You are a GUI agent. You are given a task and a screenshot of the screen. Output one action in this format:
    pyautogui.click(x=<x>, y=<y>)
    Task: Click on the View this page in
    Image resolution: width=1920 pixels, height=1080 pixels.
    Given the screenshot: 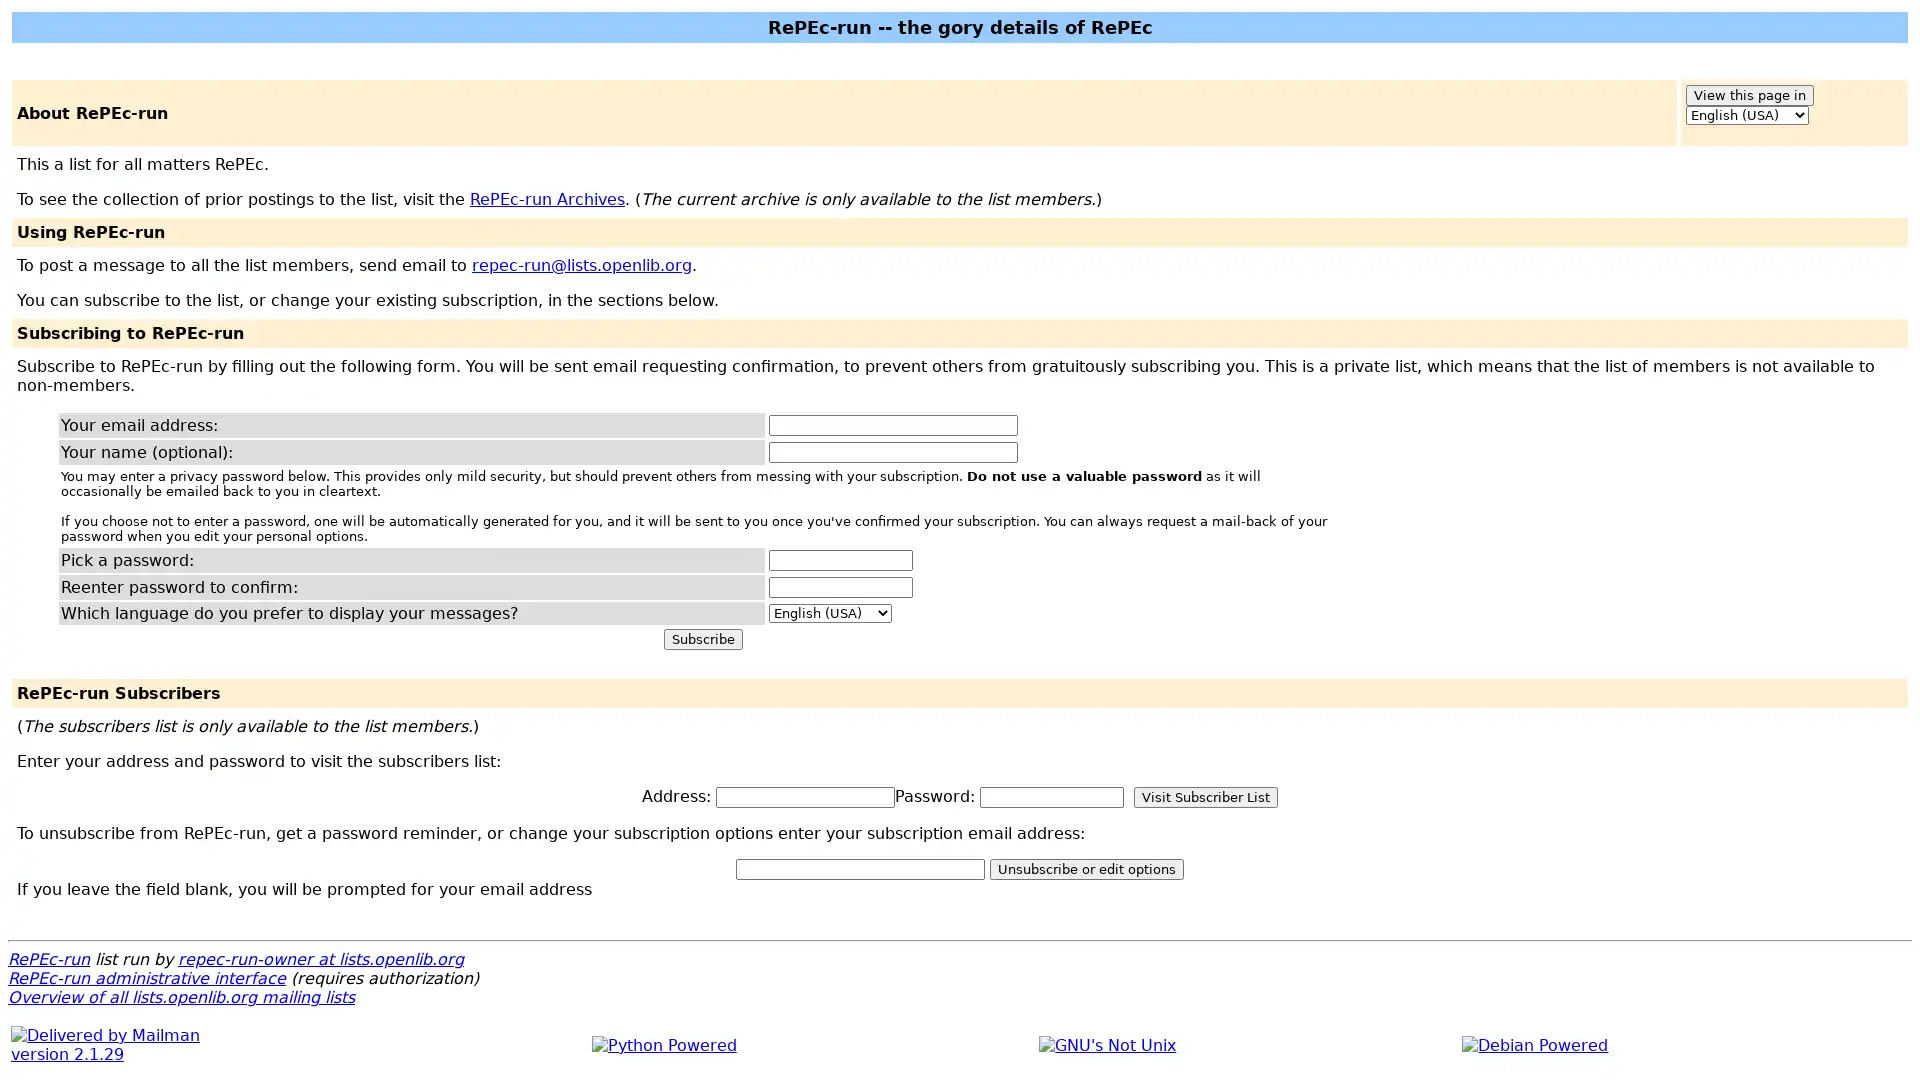 What is the action you would take?
    pyautogui.click(x=1749, y=95)
    